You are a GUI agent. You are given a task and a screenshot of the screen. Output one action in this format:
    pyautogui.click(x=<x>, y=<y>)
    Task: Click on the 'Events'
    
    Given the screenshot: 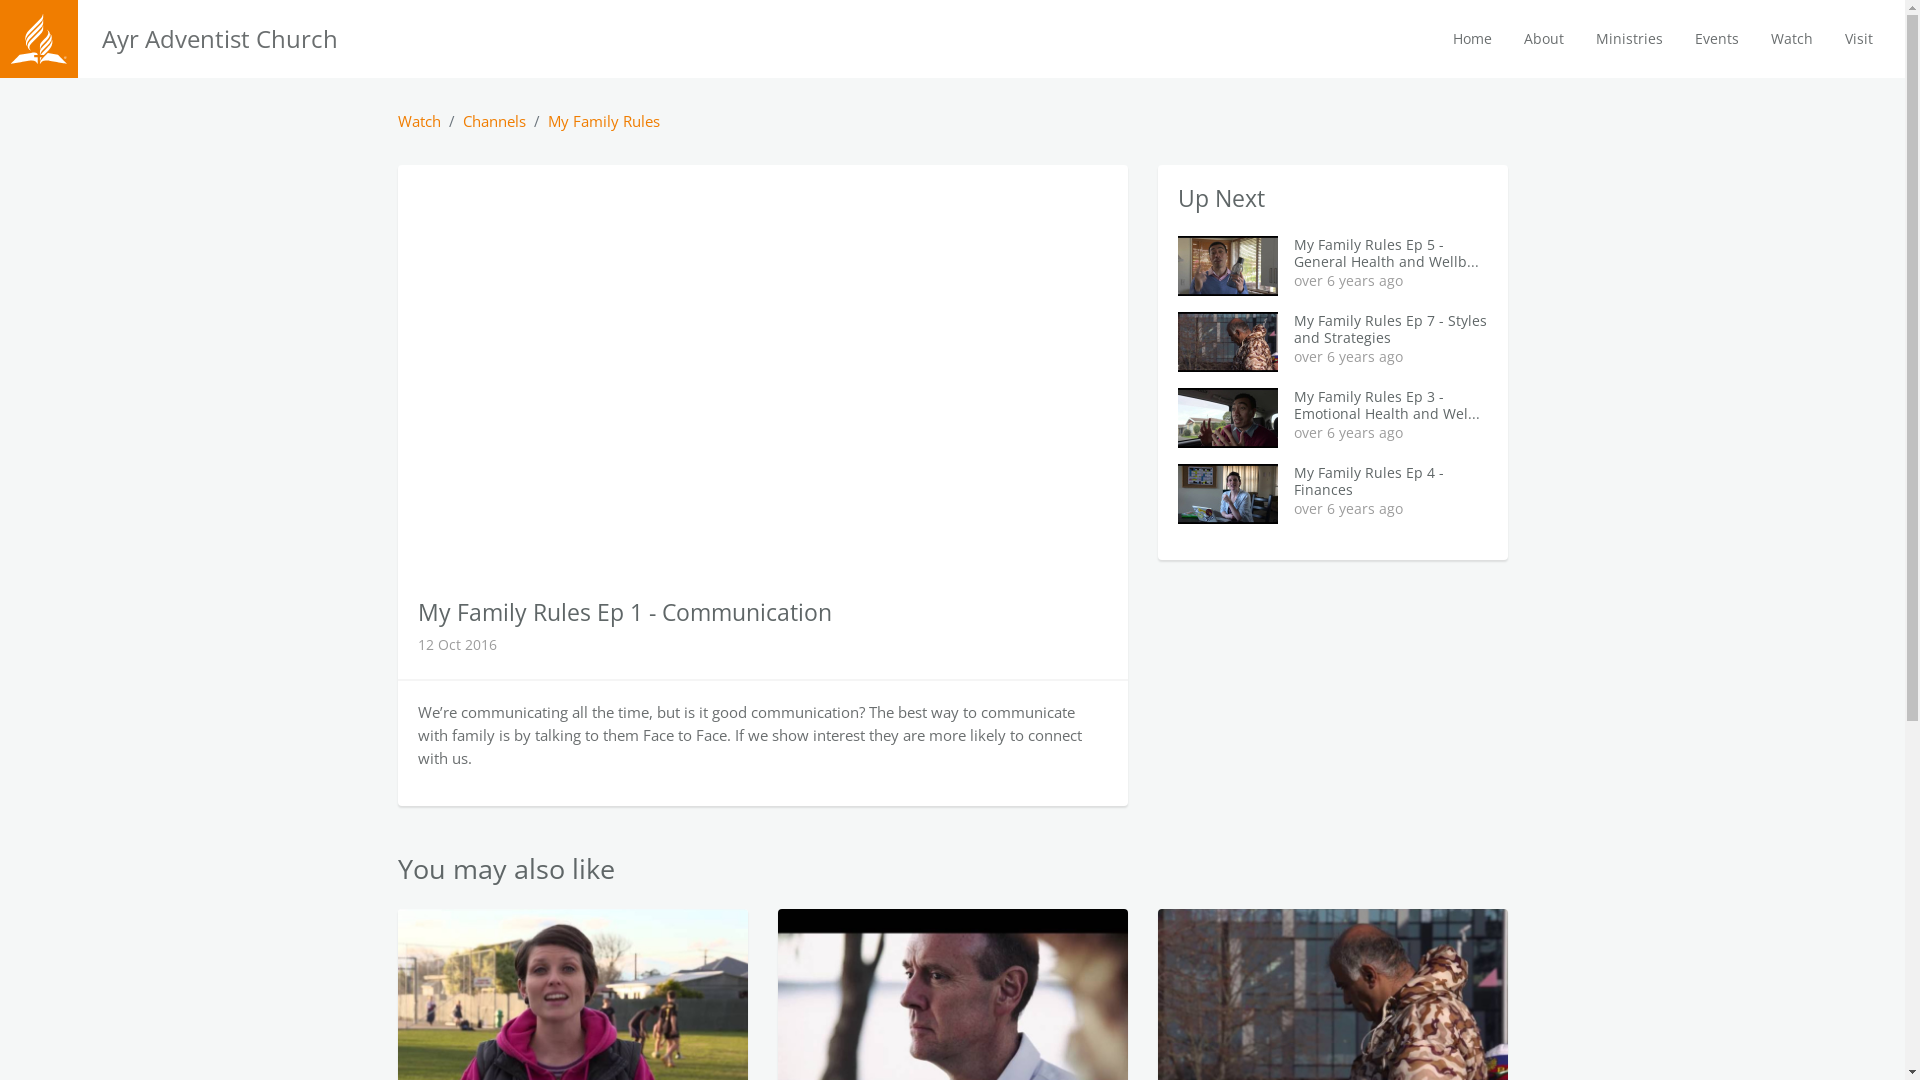 What is the action you would take?
    pyautogui.click(x=1716, y=38)
    